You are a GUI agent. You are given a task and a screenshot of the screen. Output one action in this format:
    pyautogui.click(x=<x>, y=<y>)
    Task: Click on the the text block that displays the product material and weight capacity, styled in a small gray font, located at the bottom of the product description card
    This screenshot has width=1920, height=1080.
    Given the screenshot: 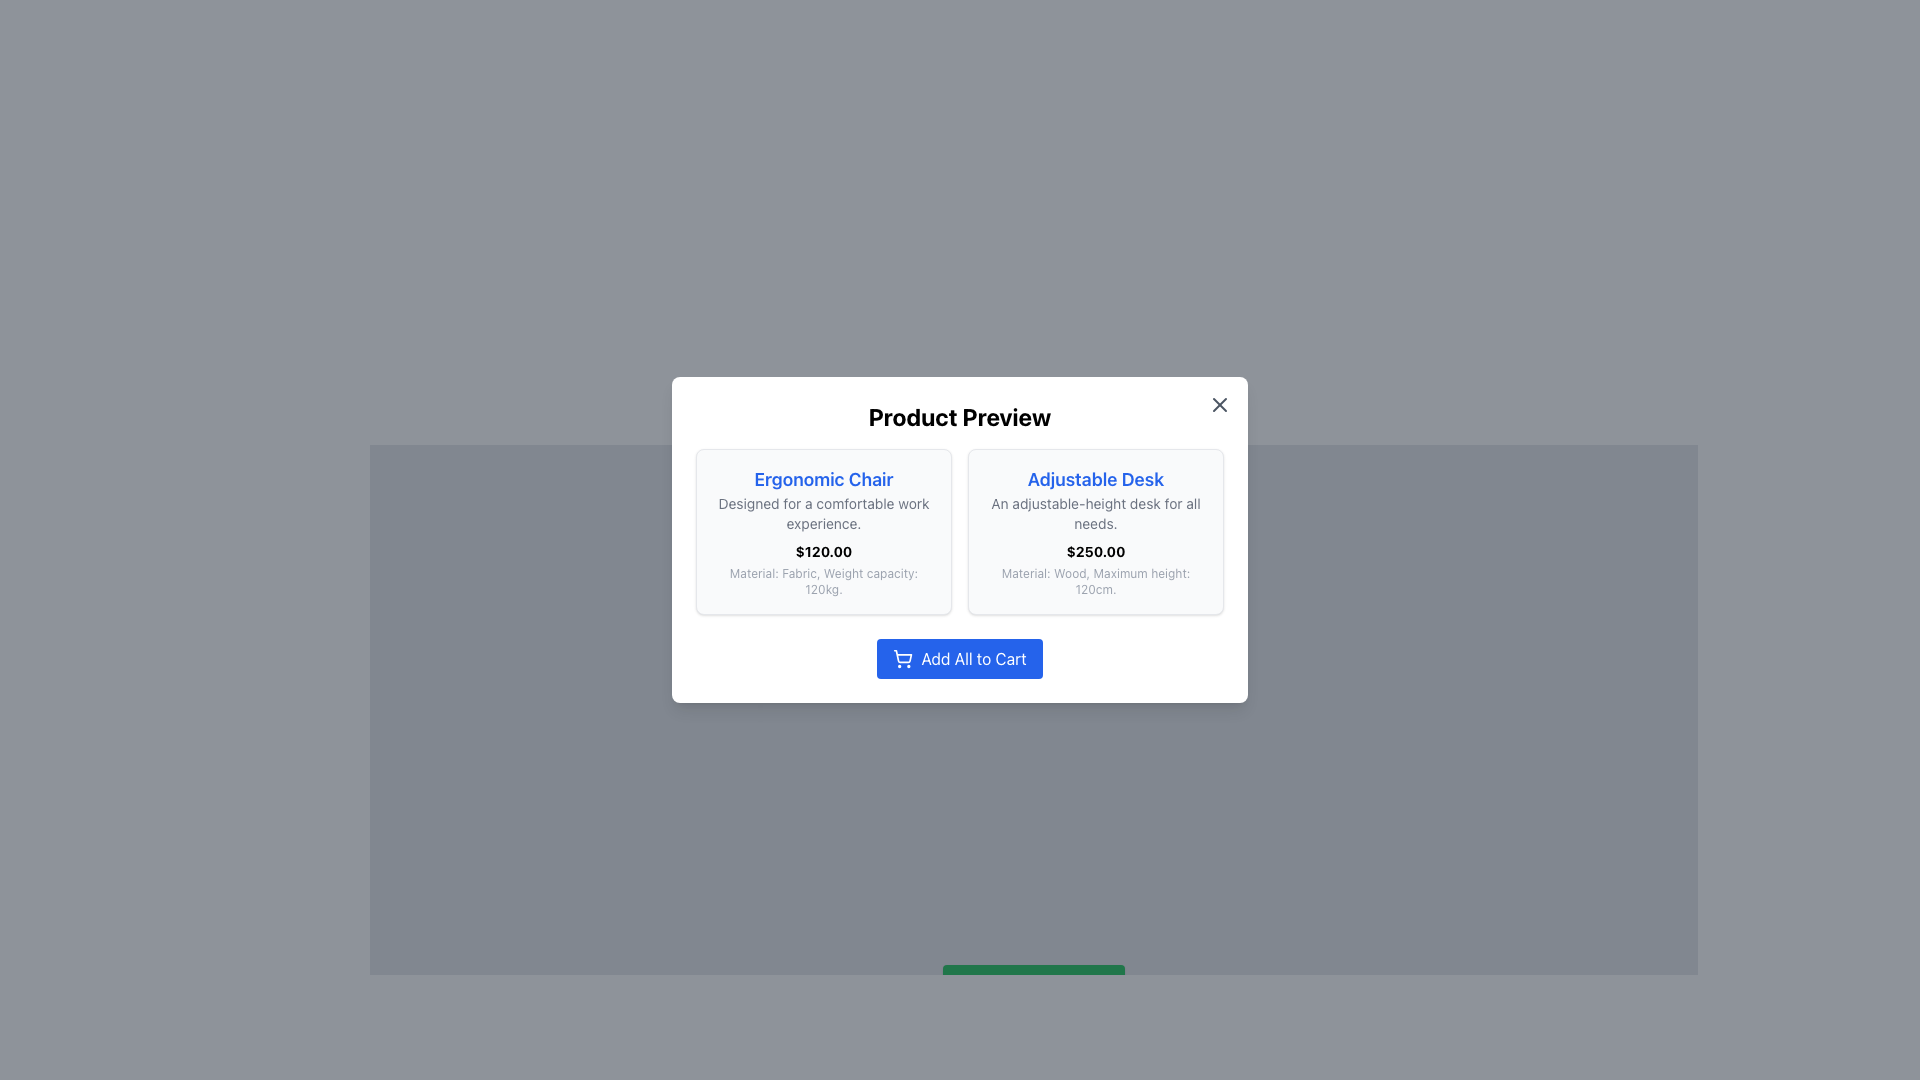 What is the action you would take?
    pyautogui.click(x=824, y=582)
    